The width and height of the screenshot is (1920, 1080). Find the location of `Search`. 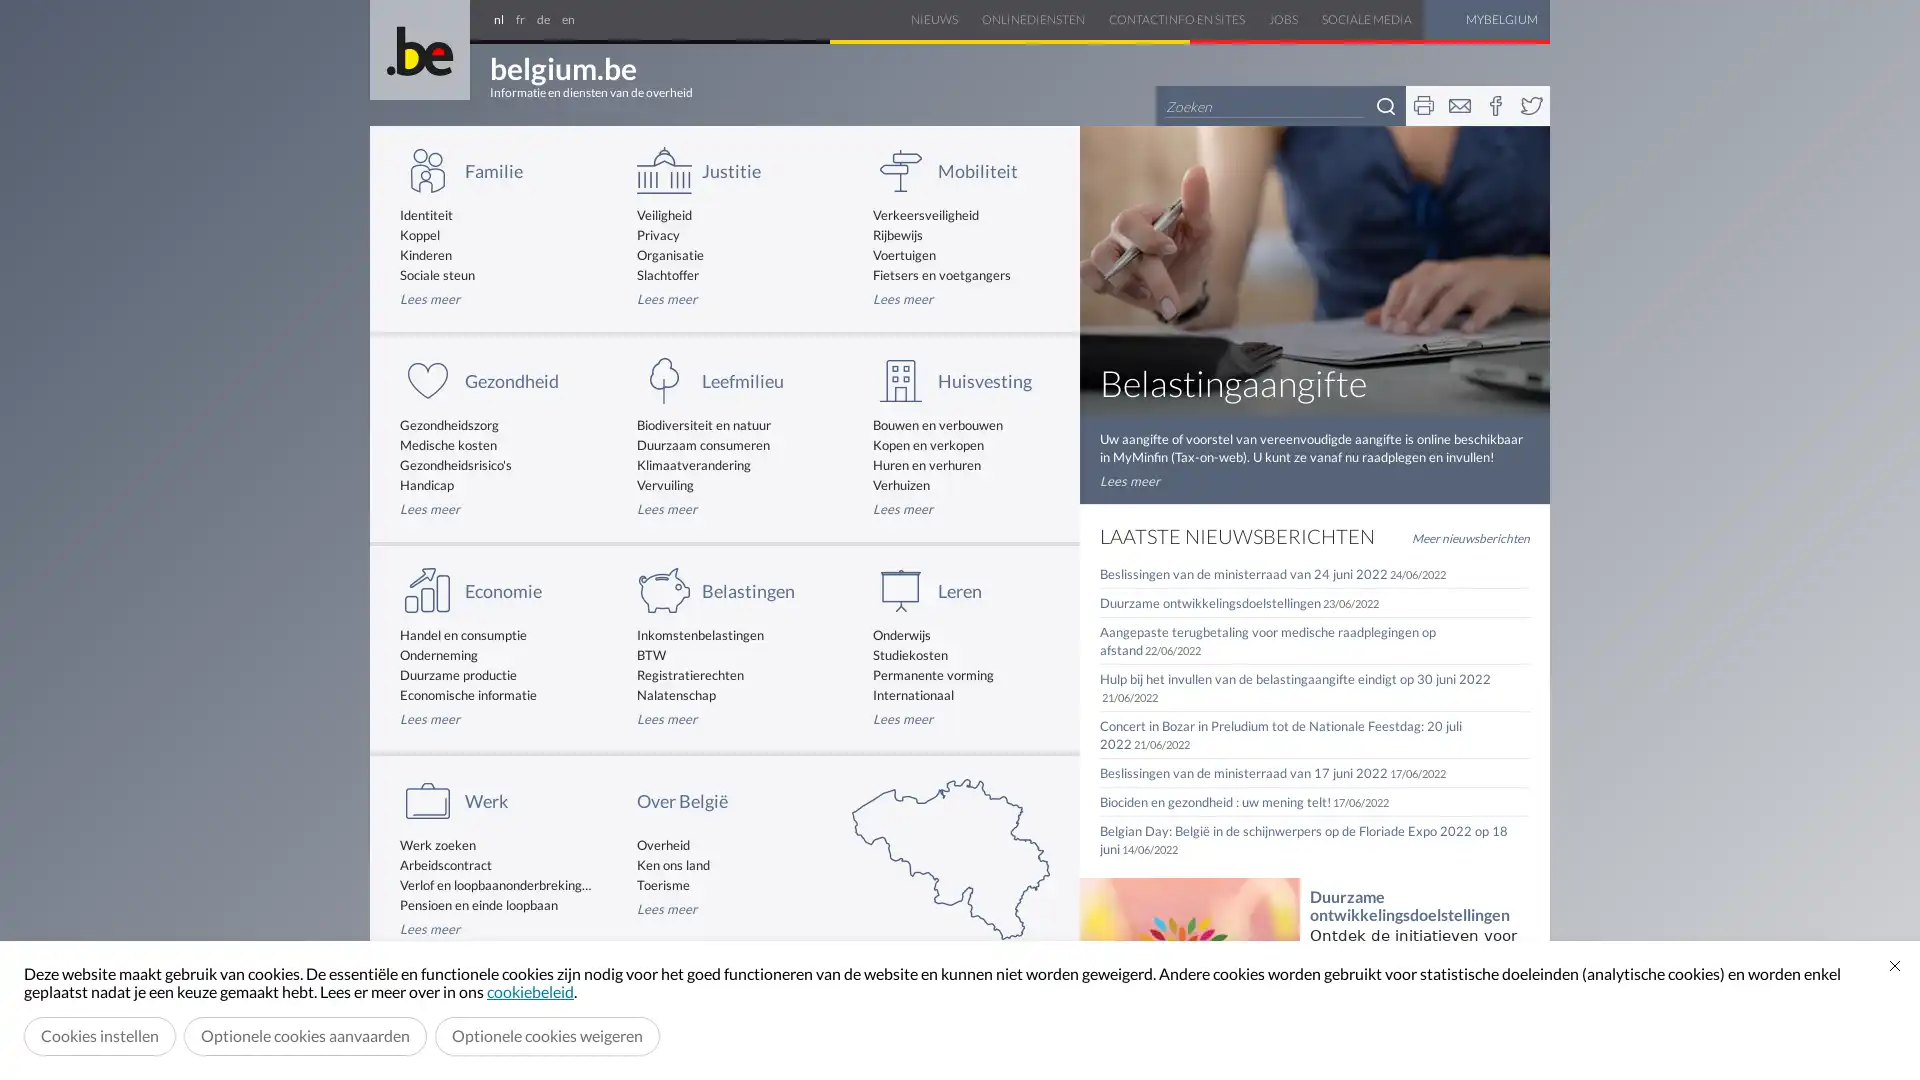

Search is located at coordinates (1385, 105).